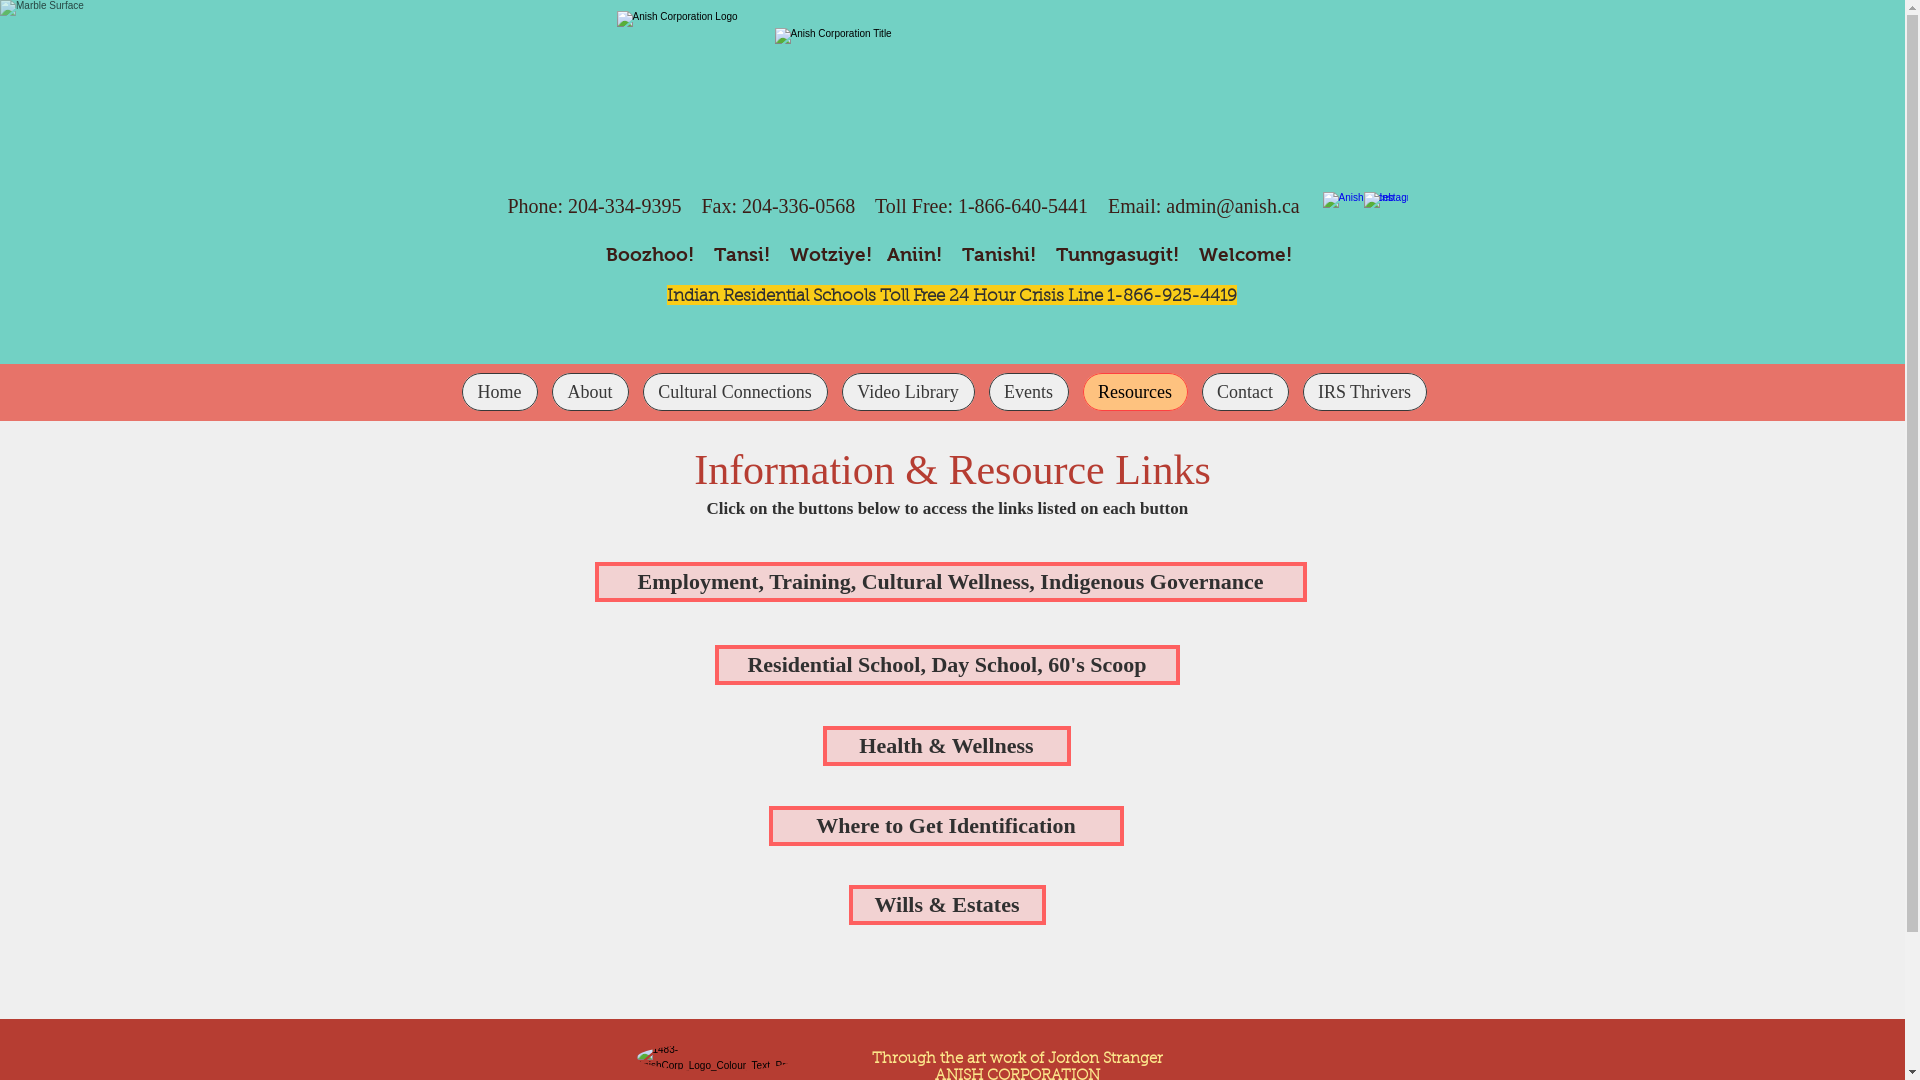  What do you see at coordinates (944, 825) in the screenshot?
I see `'Where to Get Identification'` at bounding box center [944, 825].